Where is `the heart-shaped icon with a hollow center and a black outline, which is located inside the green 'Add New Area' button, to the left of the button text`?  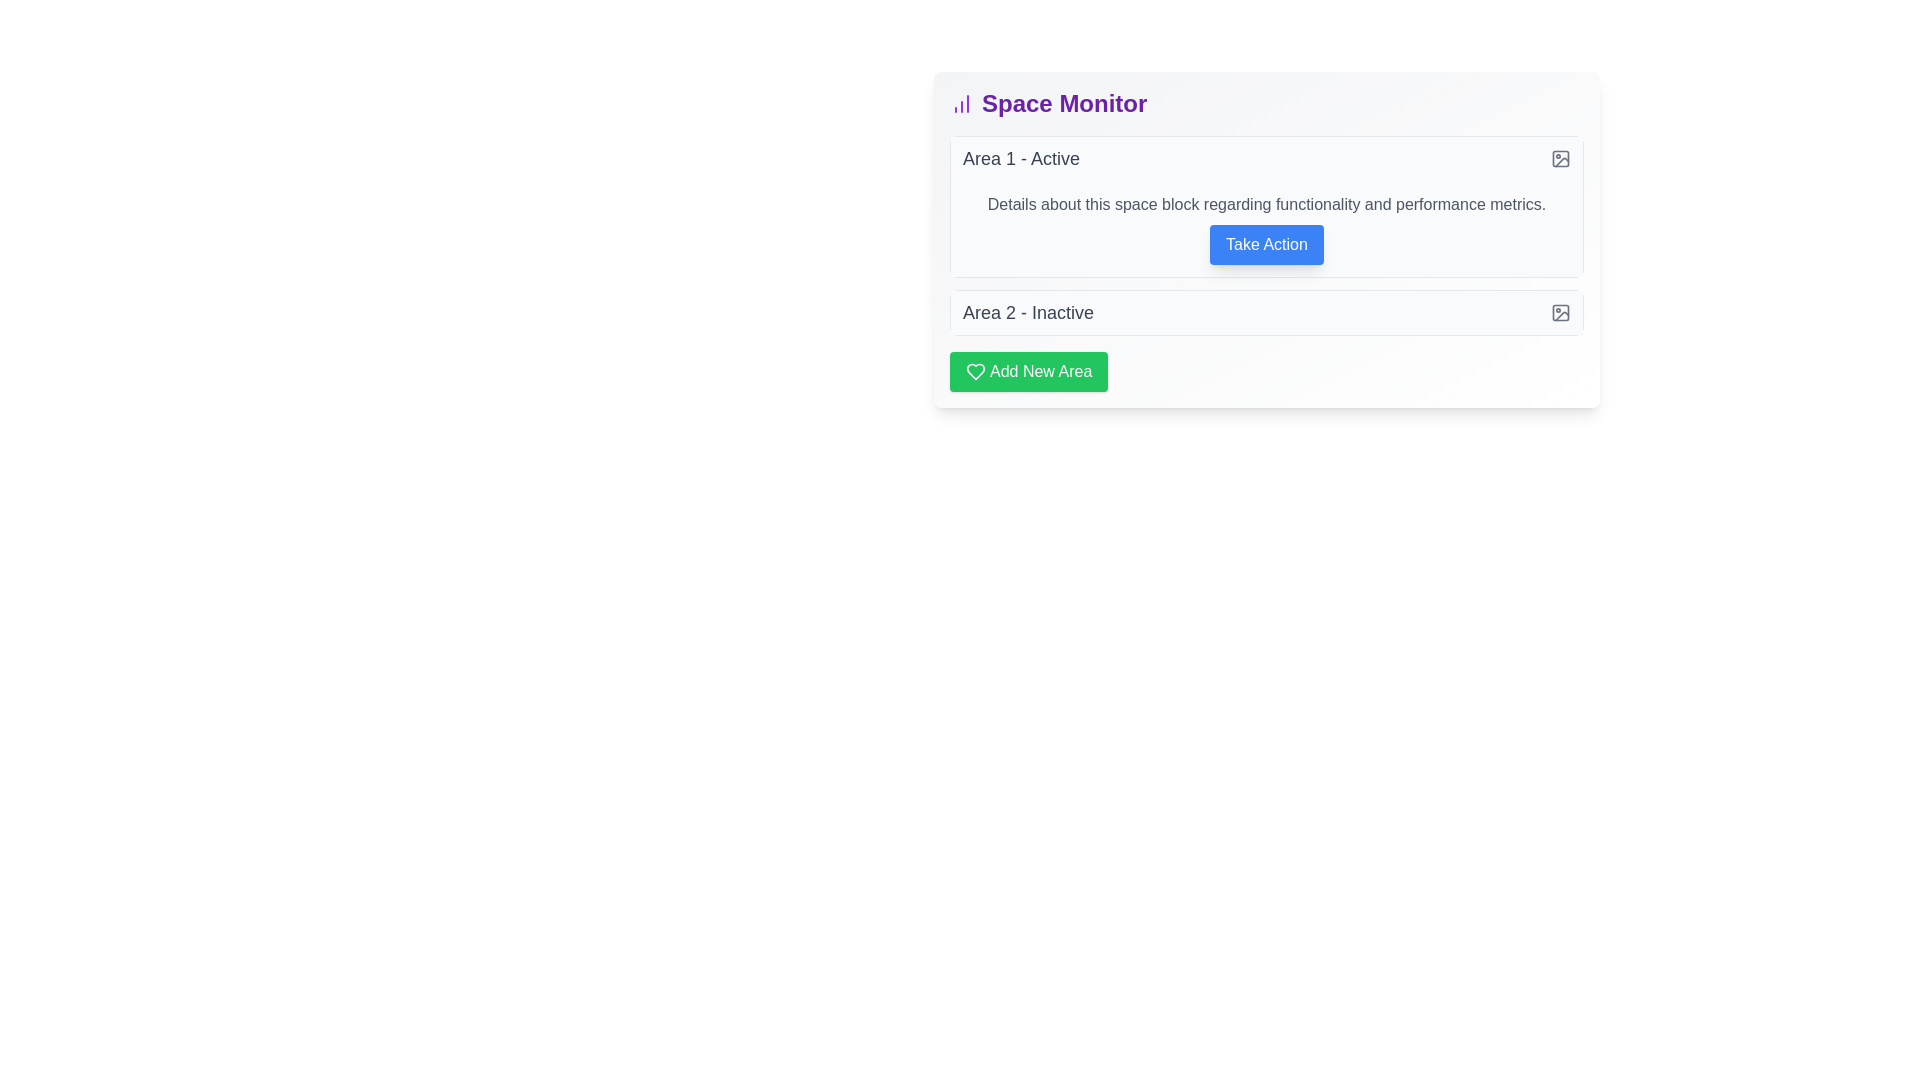
the heart-shaped icon with a hollow center and a black outline, which is located inside the green 'Add New Area' button, to the left of the button text is located at coordinates (975, 371).